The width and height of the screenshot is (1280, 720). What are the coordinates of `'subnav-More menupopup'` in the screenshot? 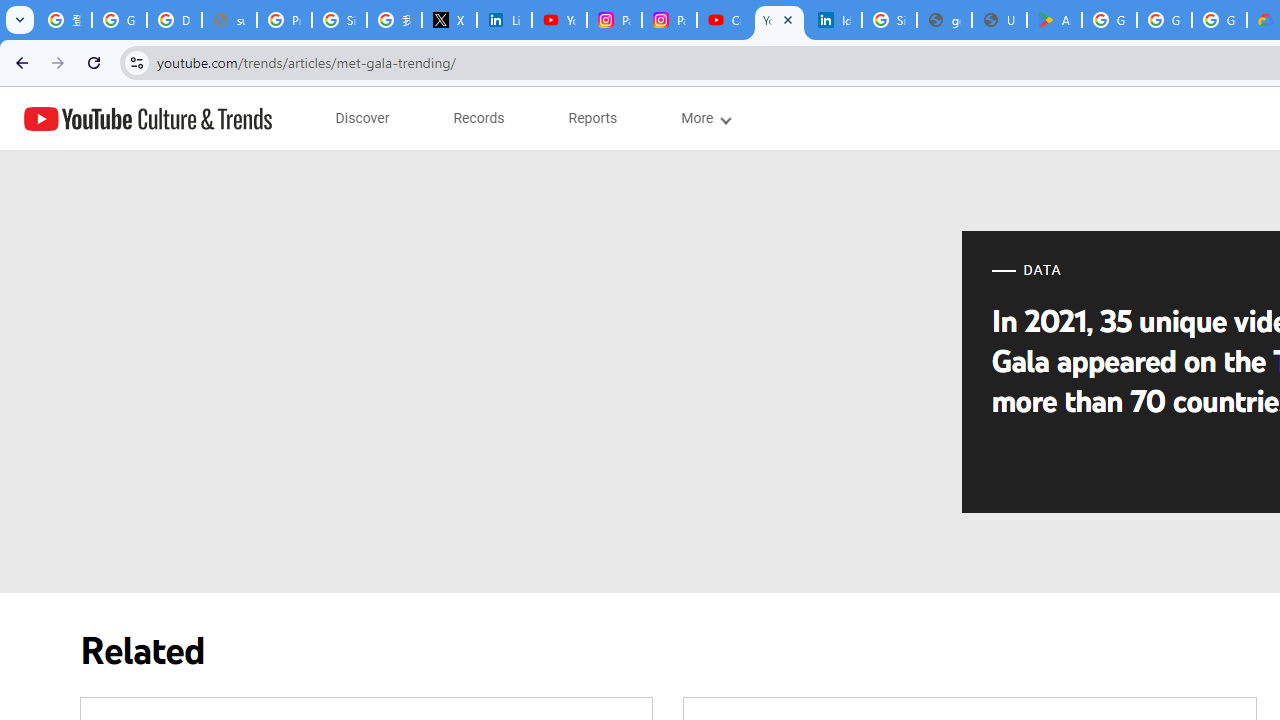 It's located at (705, 118).